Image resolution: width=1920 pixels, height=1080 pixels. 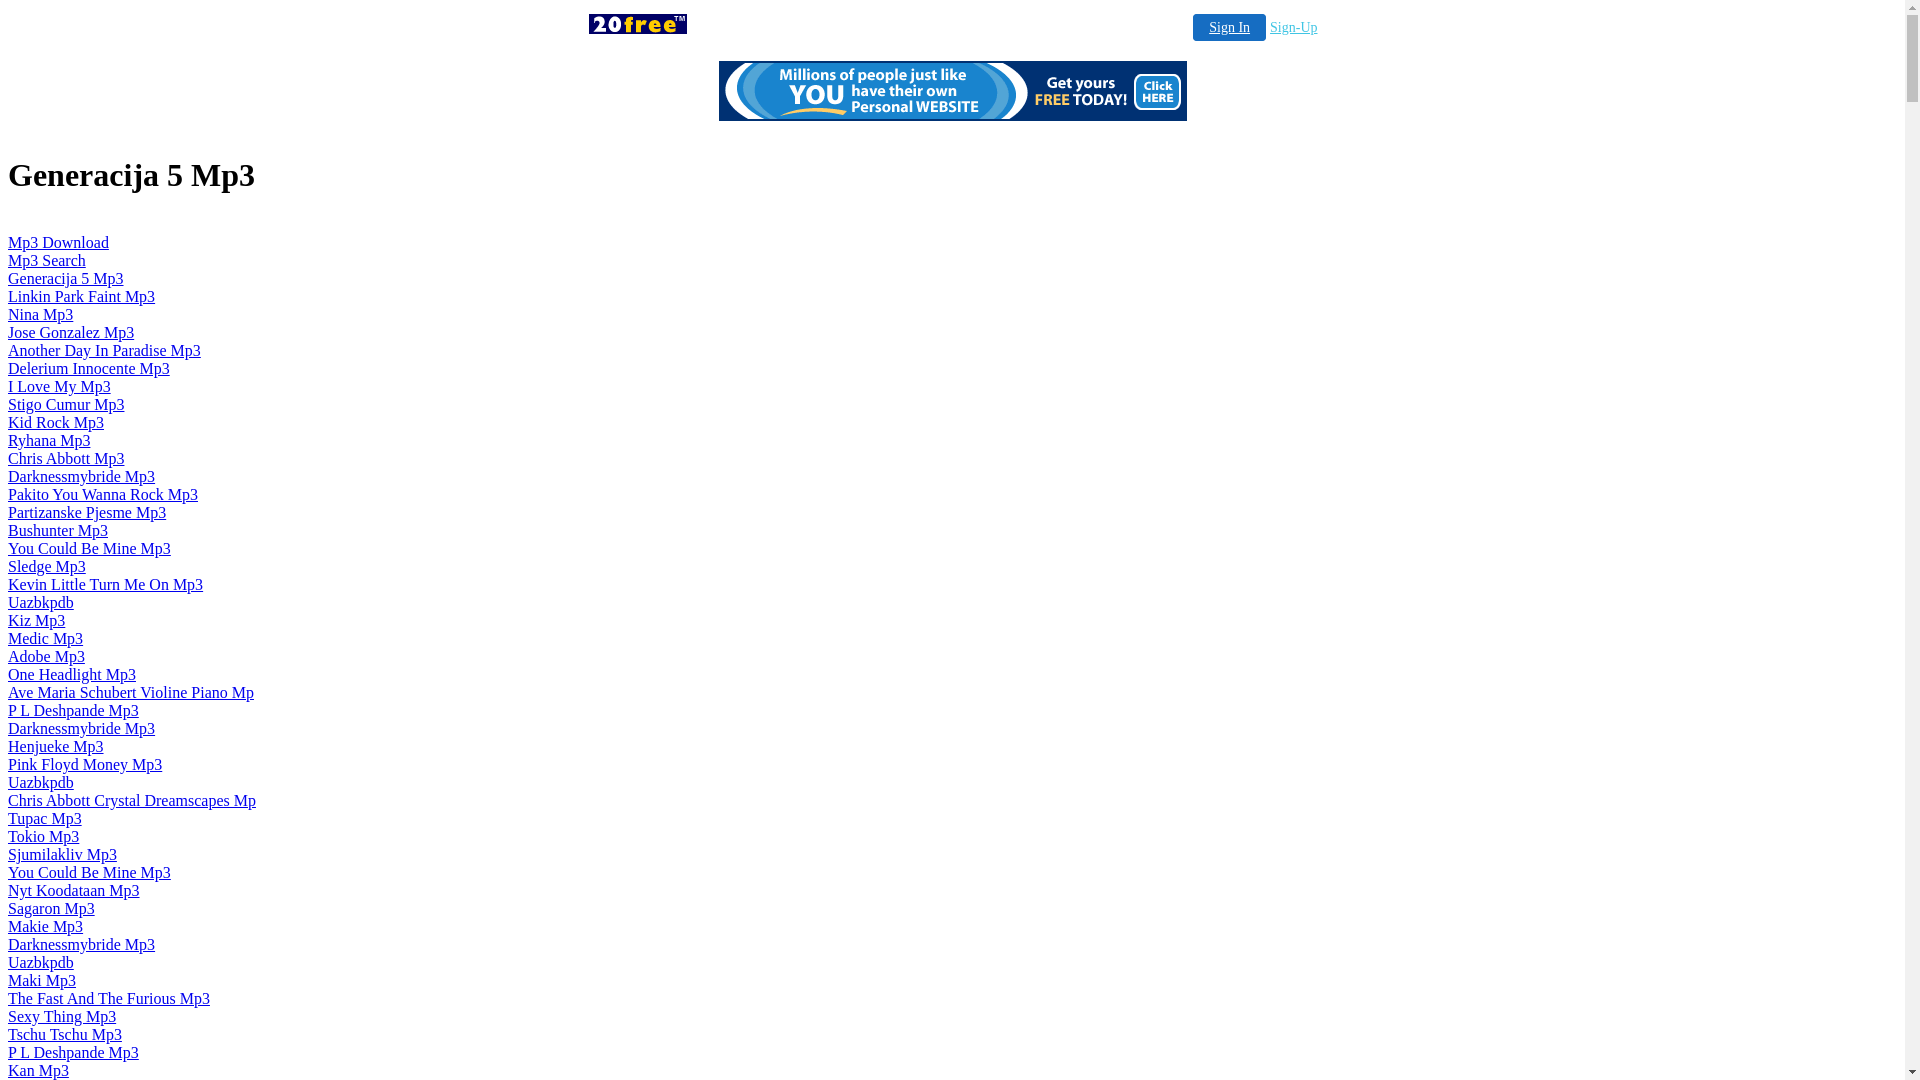 I want to click on 'Chris Abbott Crystal Dreamscapes Mp', so click(x=131, y=799).